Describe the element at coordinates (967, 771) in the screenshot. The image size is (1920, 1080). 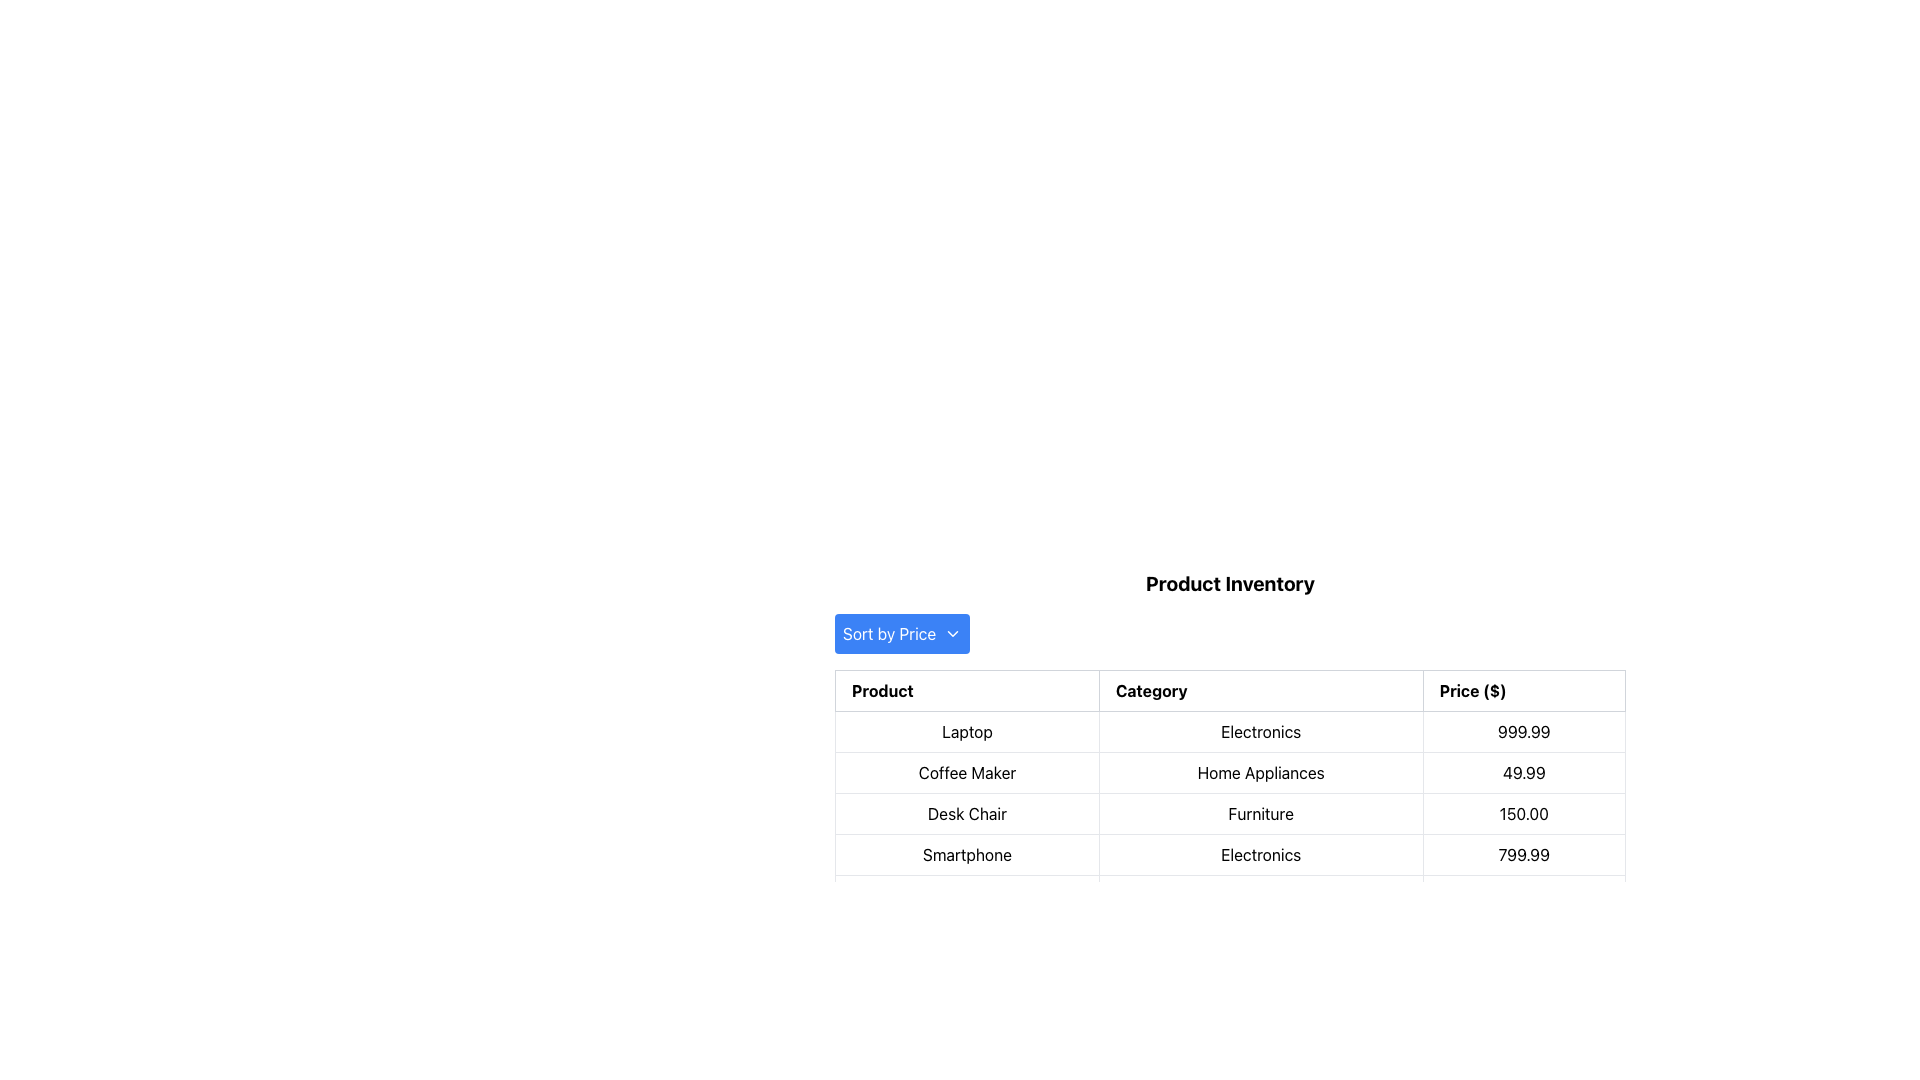
I see `the Table Cell displaying 'Coffee Maker', located in the second row under the 'Product' column` at that location.